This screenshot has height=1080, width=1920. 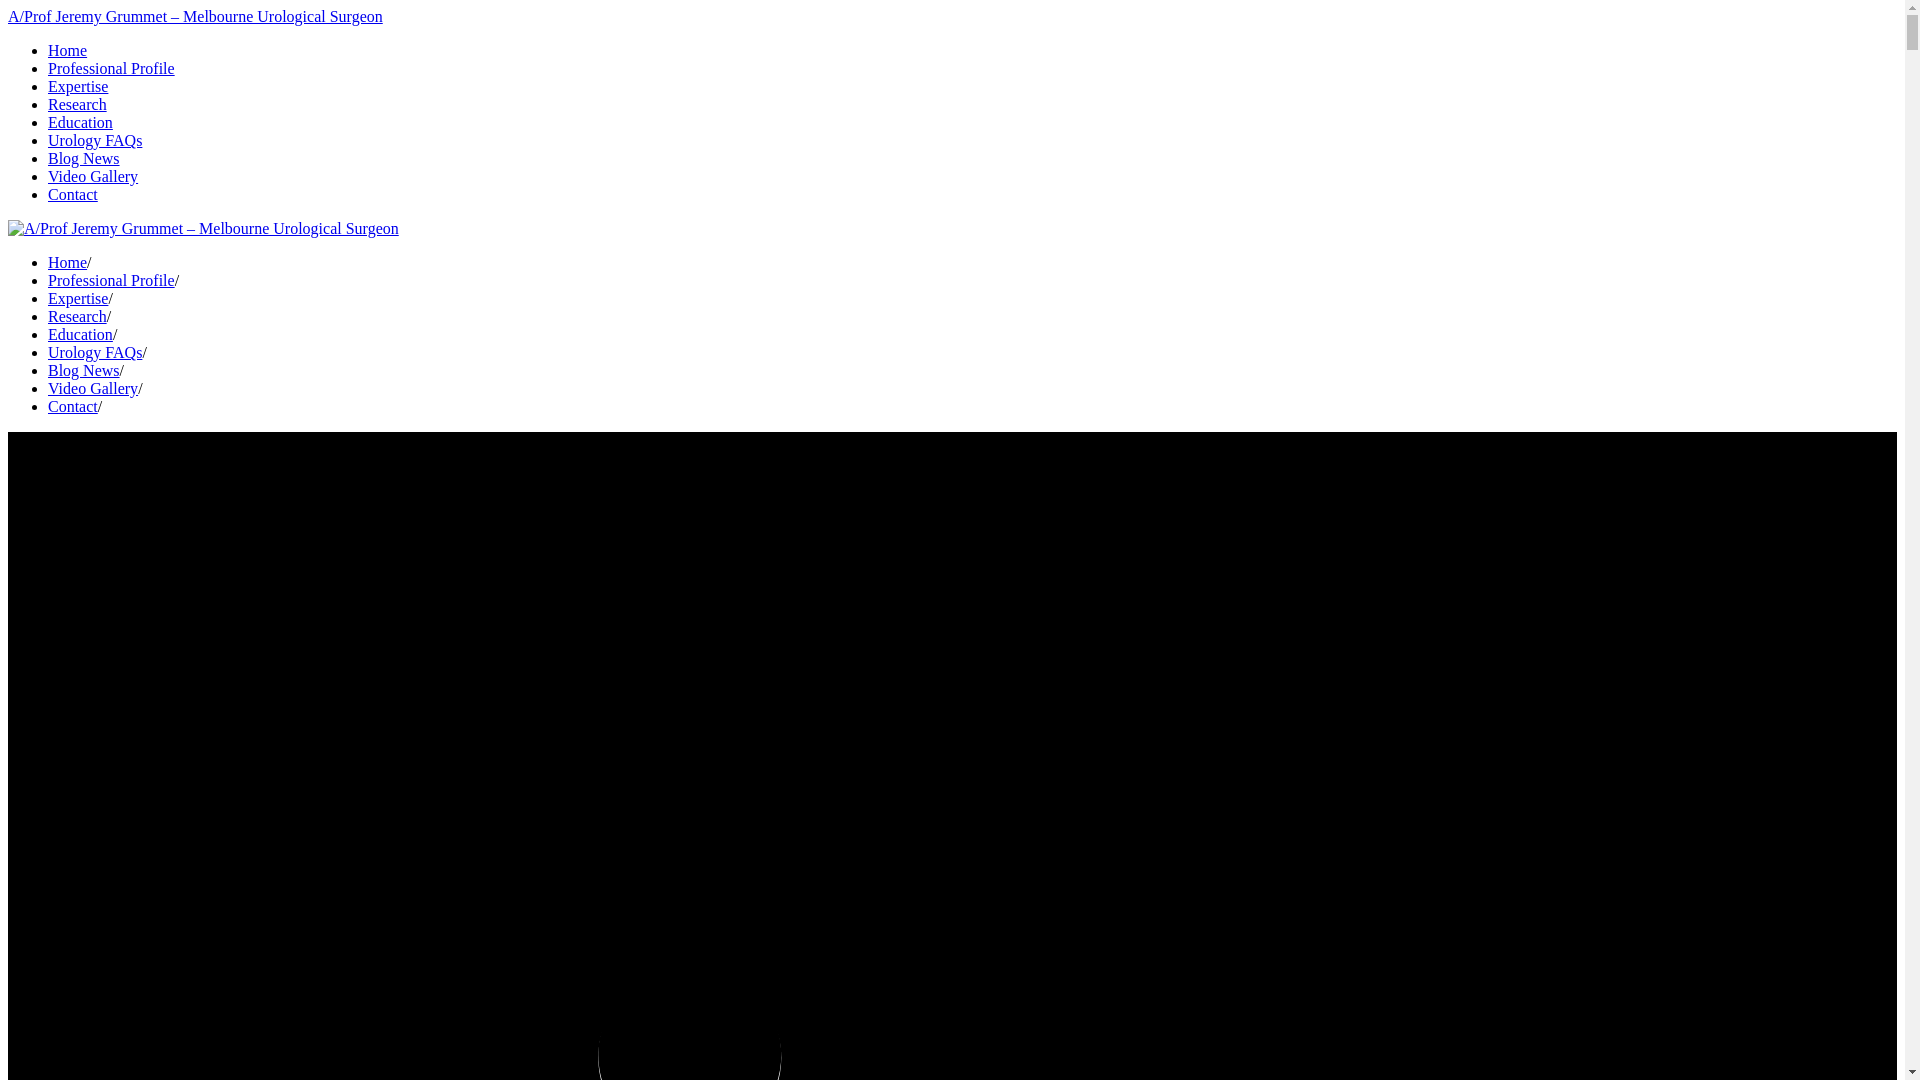 What do you see at coordinates (91, 388) in the screenshot?
I see `'Video Gallery'` at bounding box center [91, 388].